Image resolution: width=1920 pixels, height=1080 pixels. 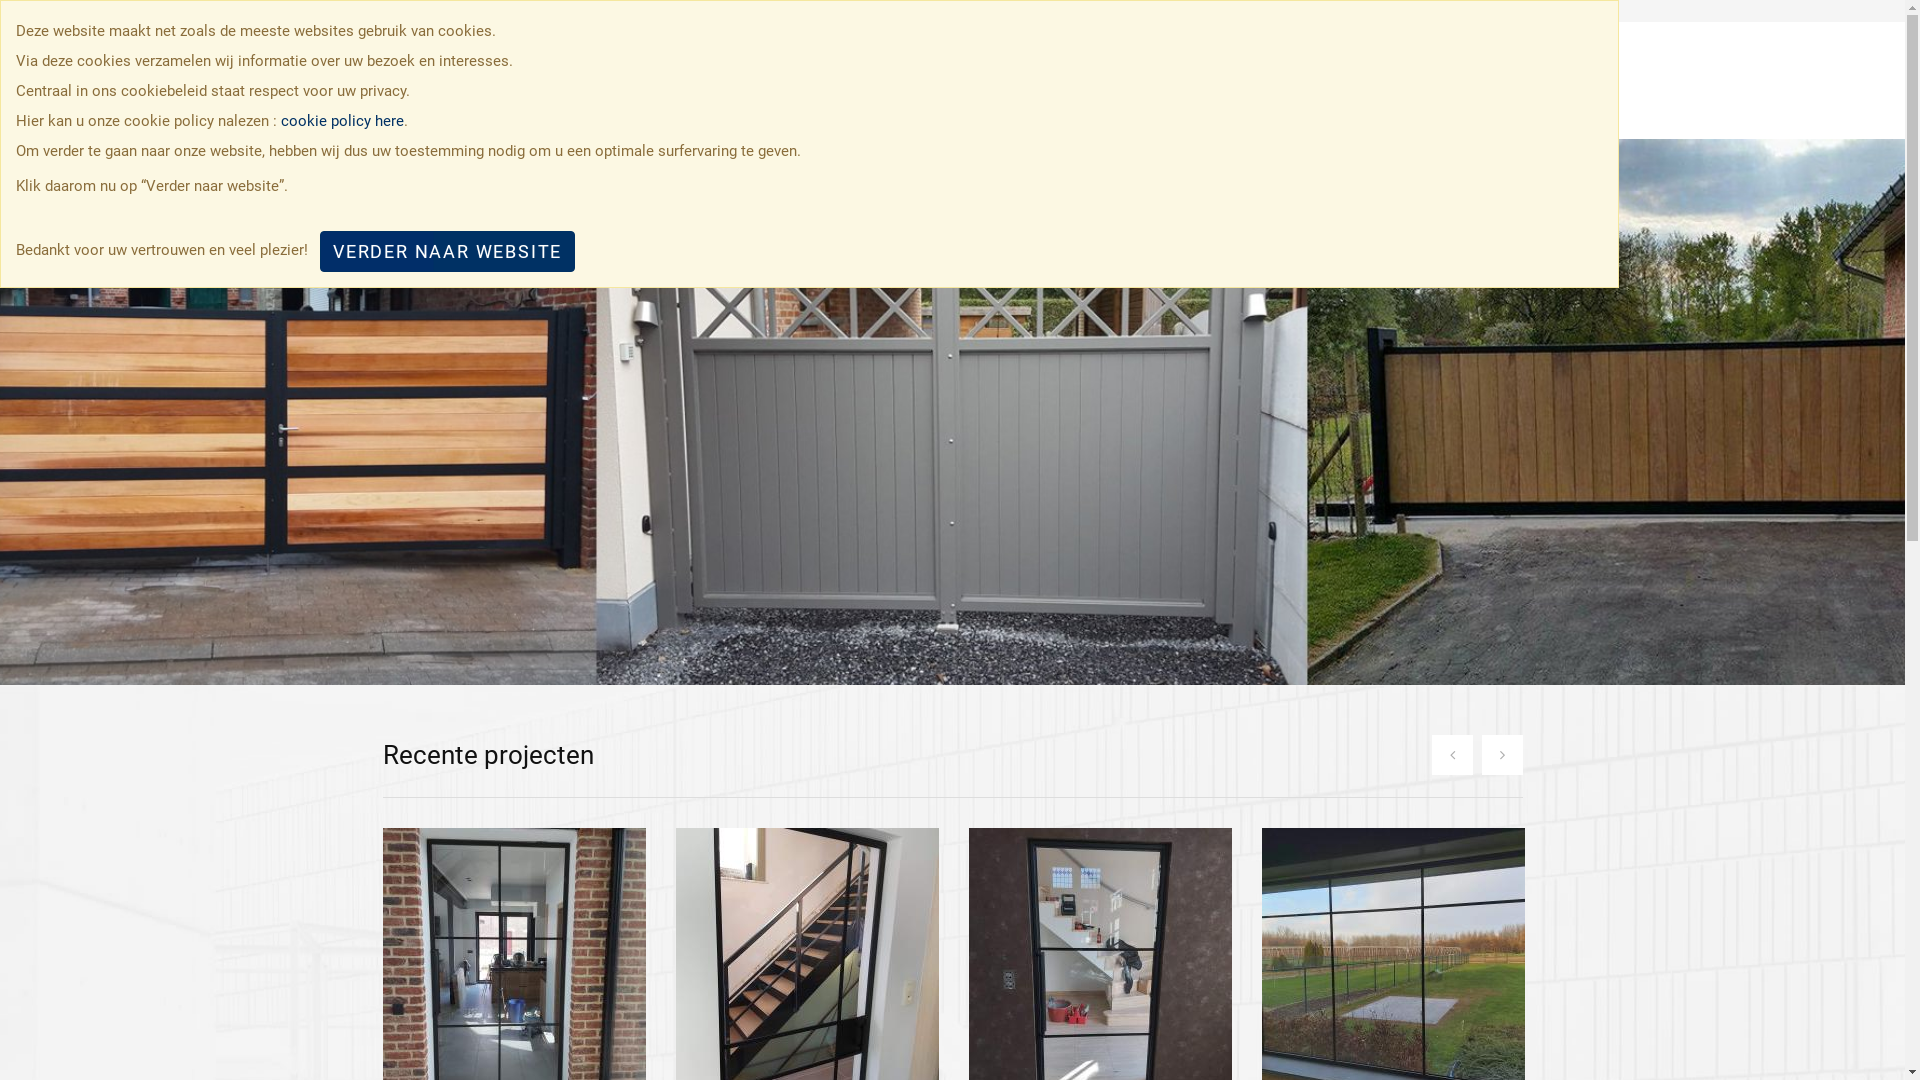 I want to click on 'CONTACT', so click(x=1434, y=80).